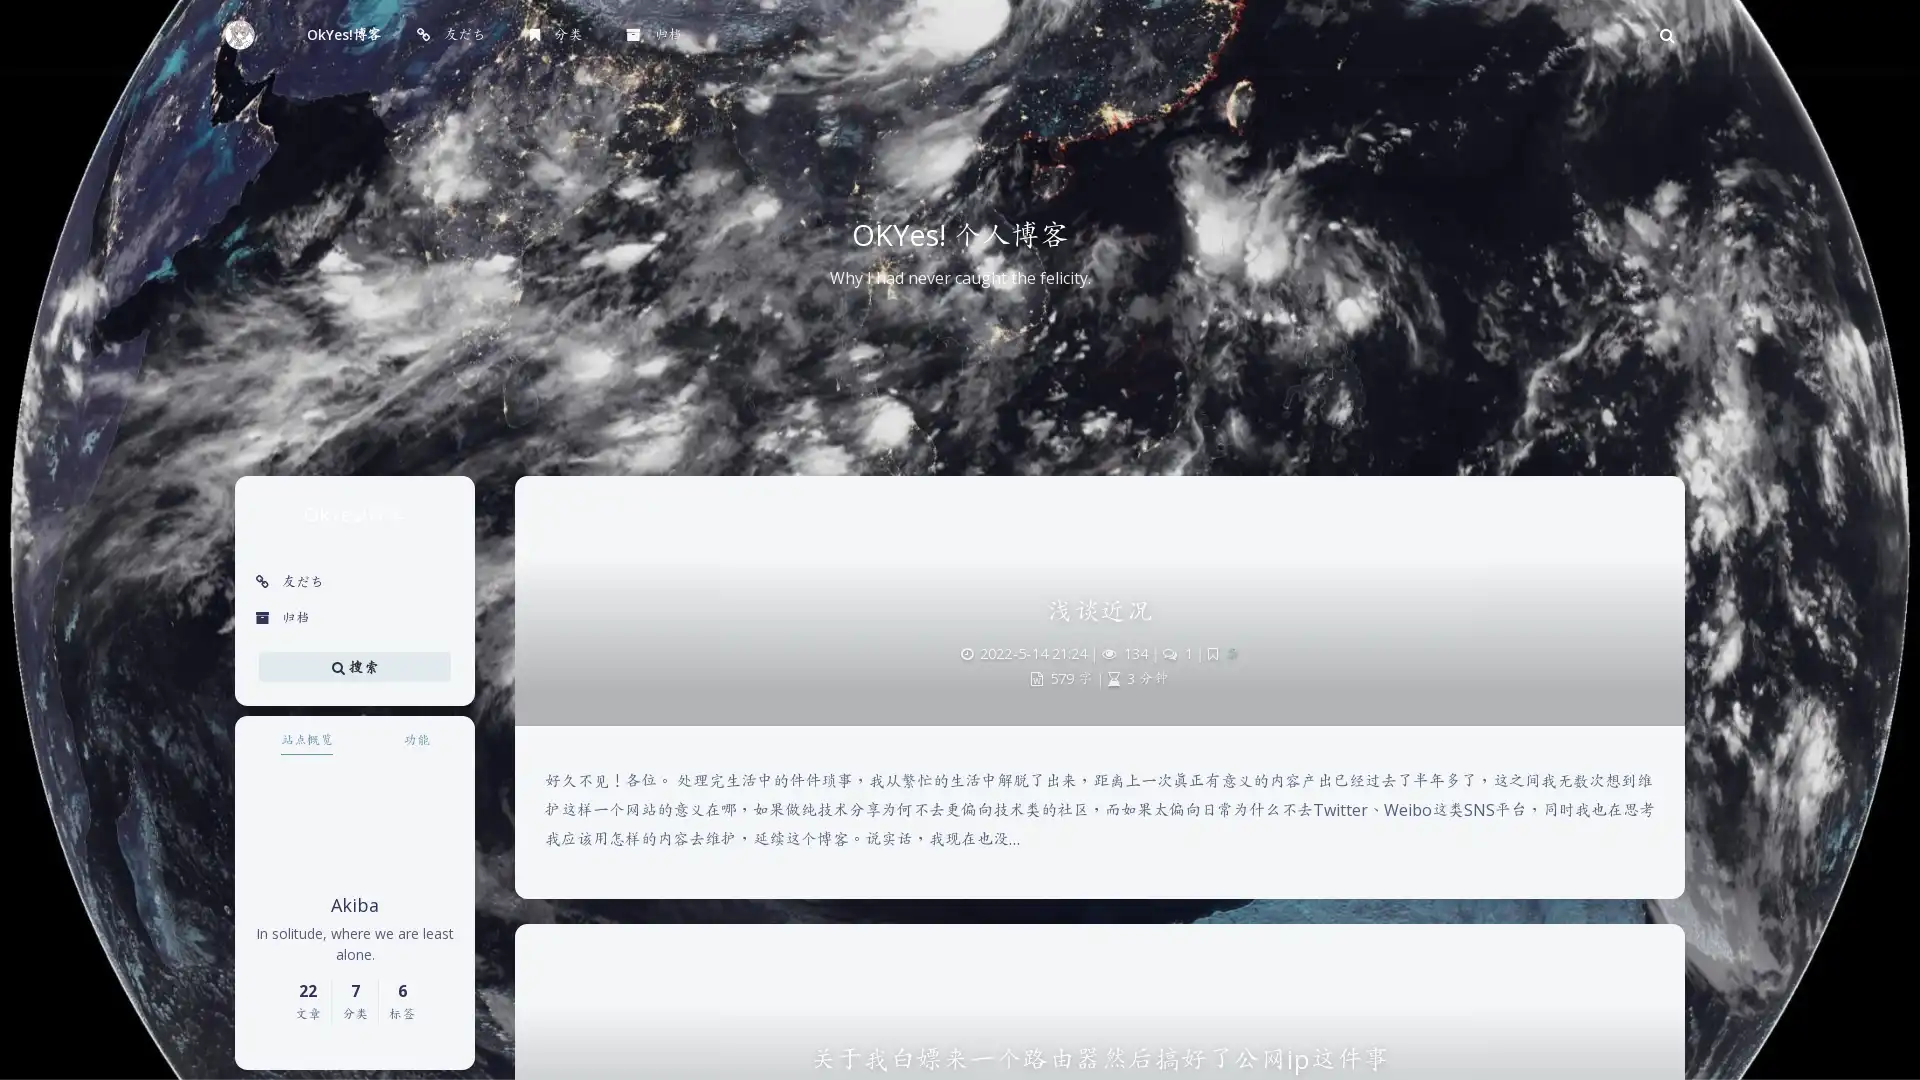  What do you see at coordinates (1713, 807) in the screenshot?
I see `Sans Serif` at bounding box center [1713, 807].